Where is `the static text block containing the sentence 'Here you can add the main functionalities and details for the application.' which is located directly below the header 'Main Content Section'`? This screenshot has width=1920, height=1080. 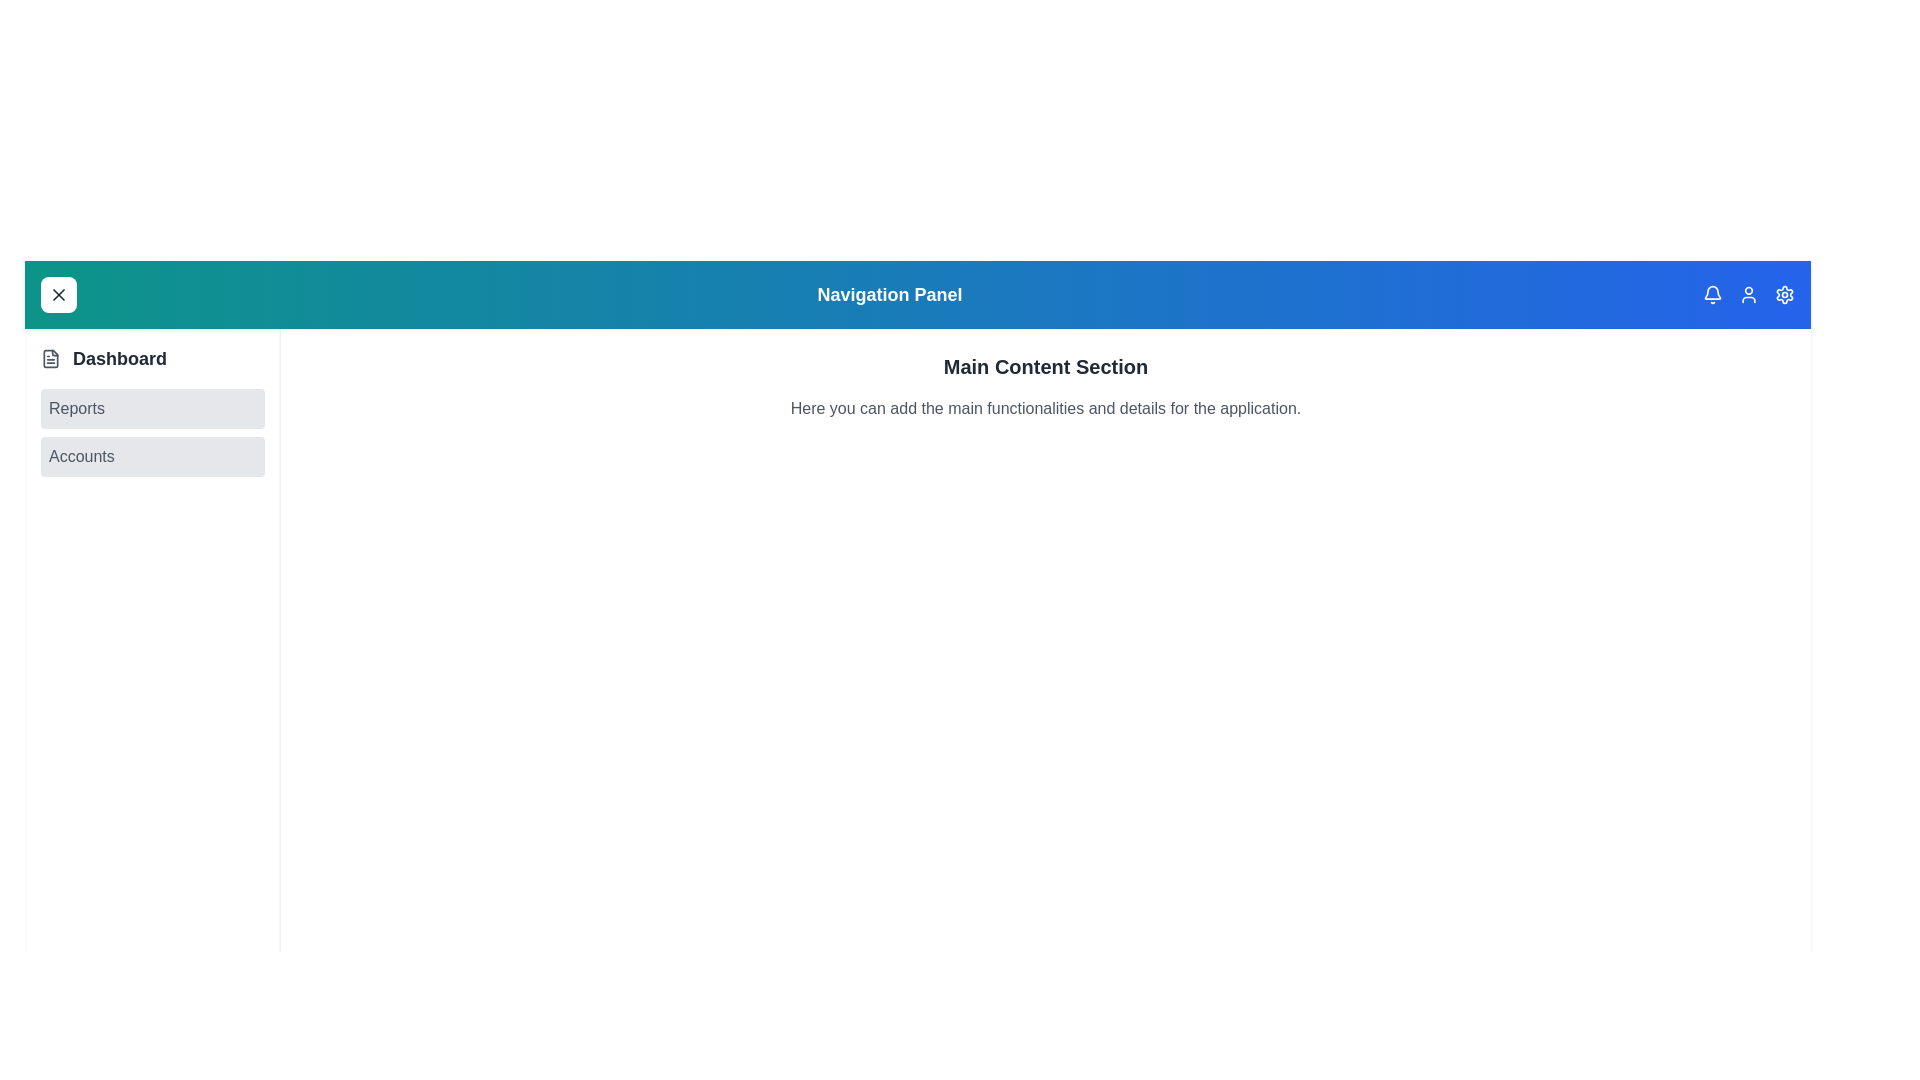
the static text block containing the sentence 'Here you can add the main functionalities and details for the application.' which is located directly below the header 'Main Content Section' is located at coordinates (1045, 407).